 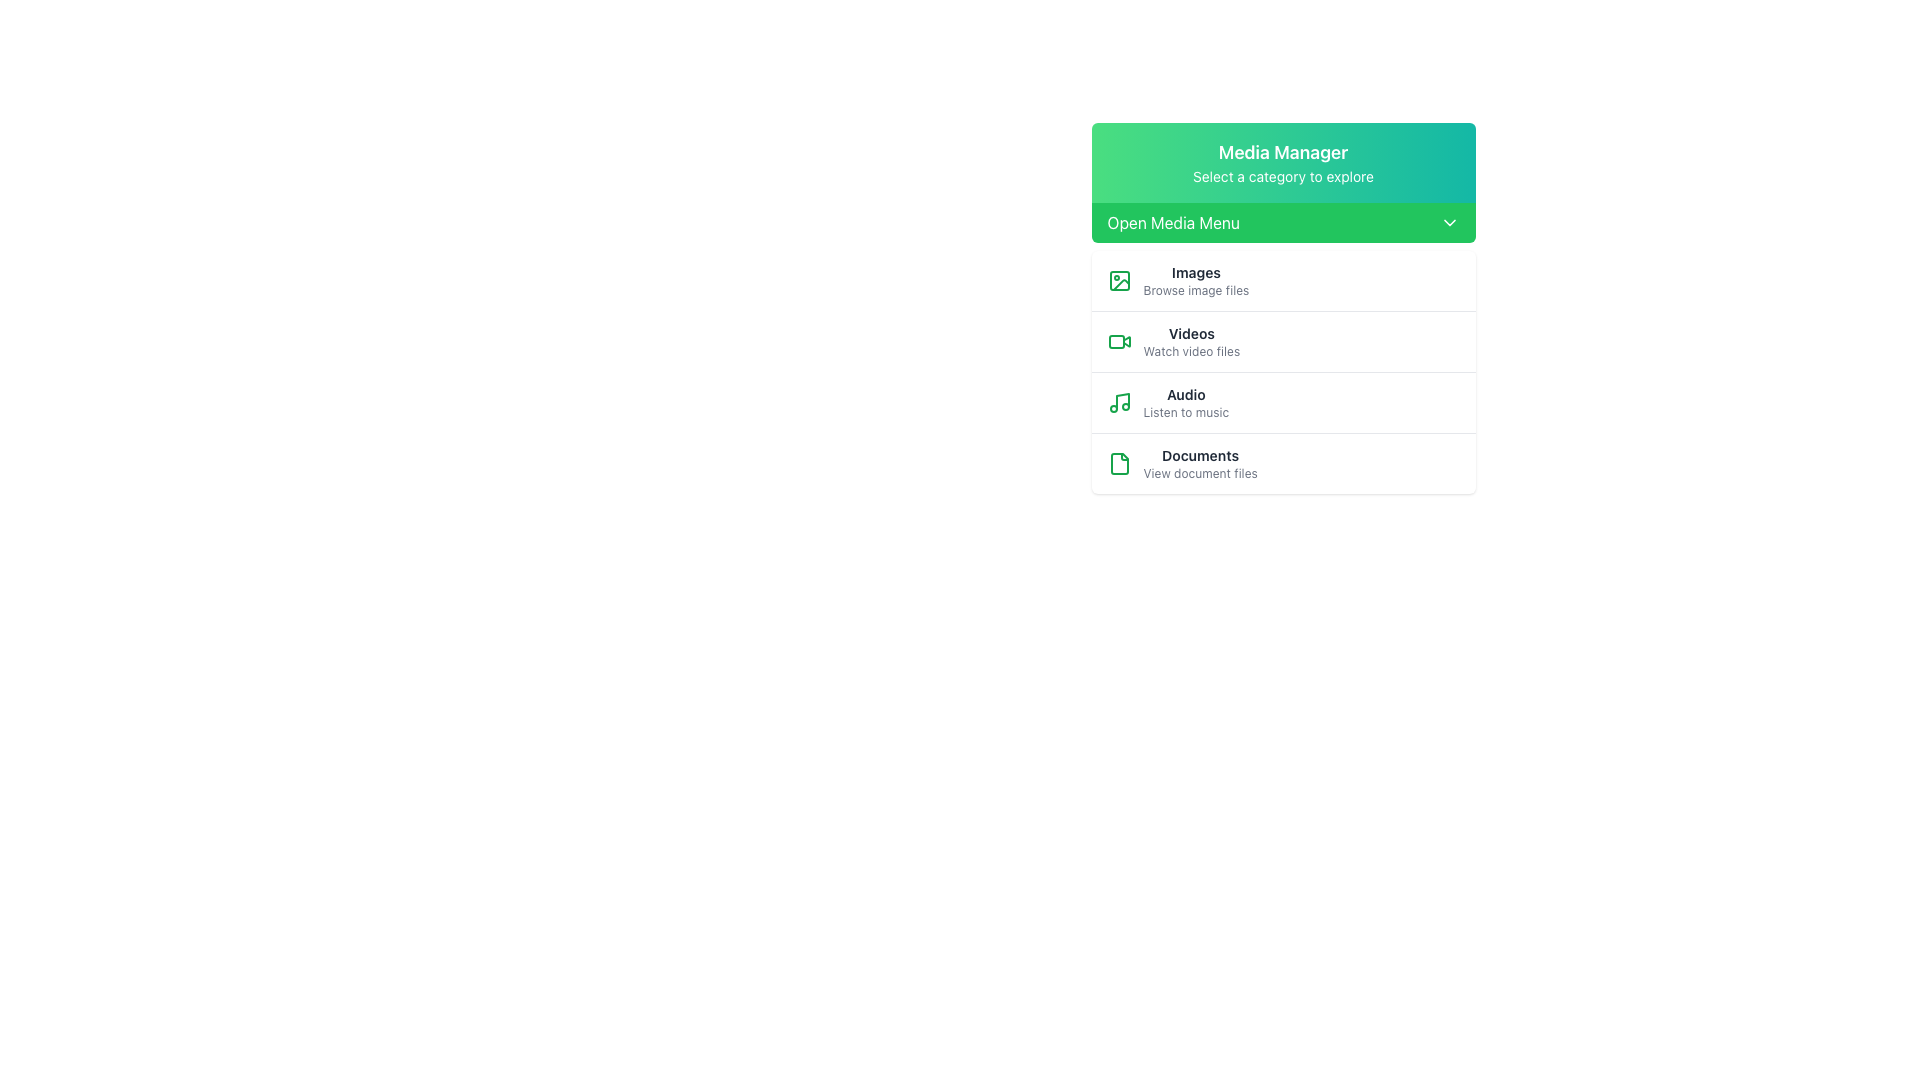 What do you see at coordinates (1200, 463) in the screenshot?
I see `the informational display labeled 'Documents' which consists of a bold title and a subtitle, located as the fourth option in a vertical list within a card` at bounding box center [1200, 463].